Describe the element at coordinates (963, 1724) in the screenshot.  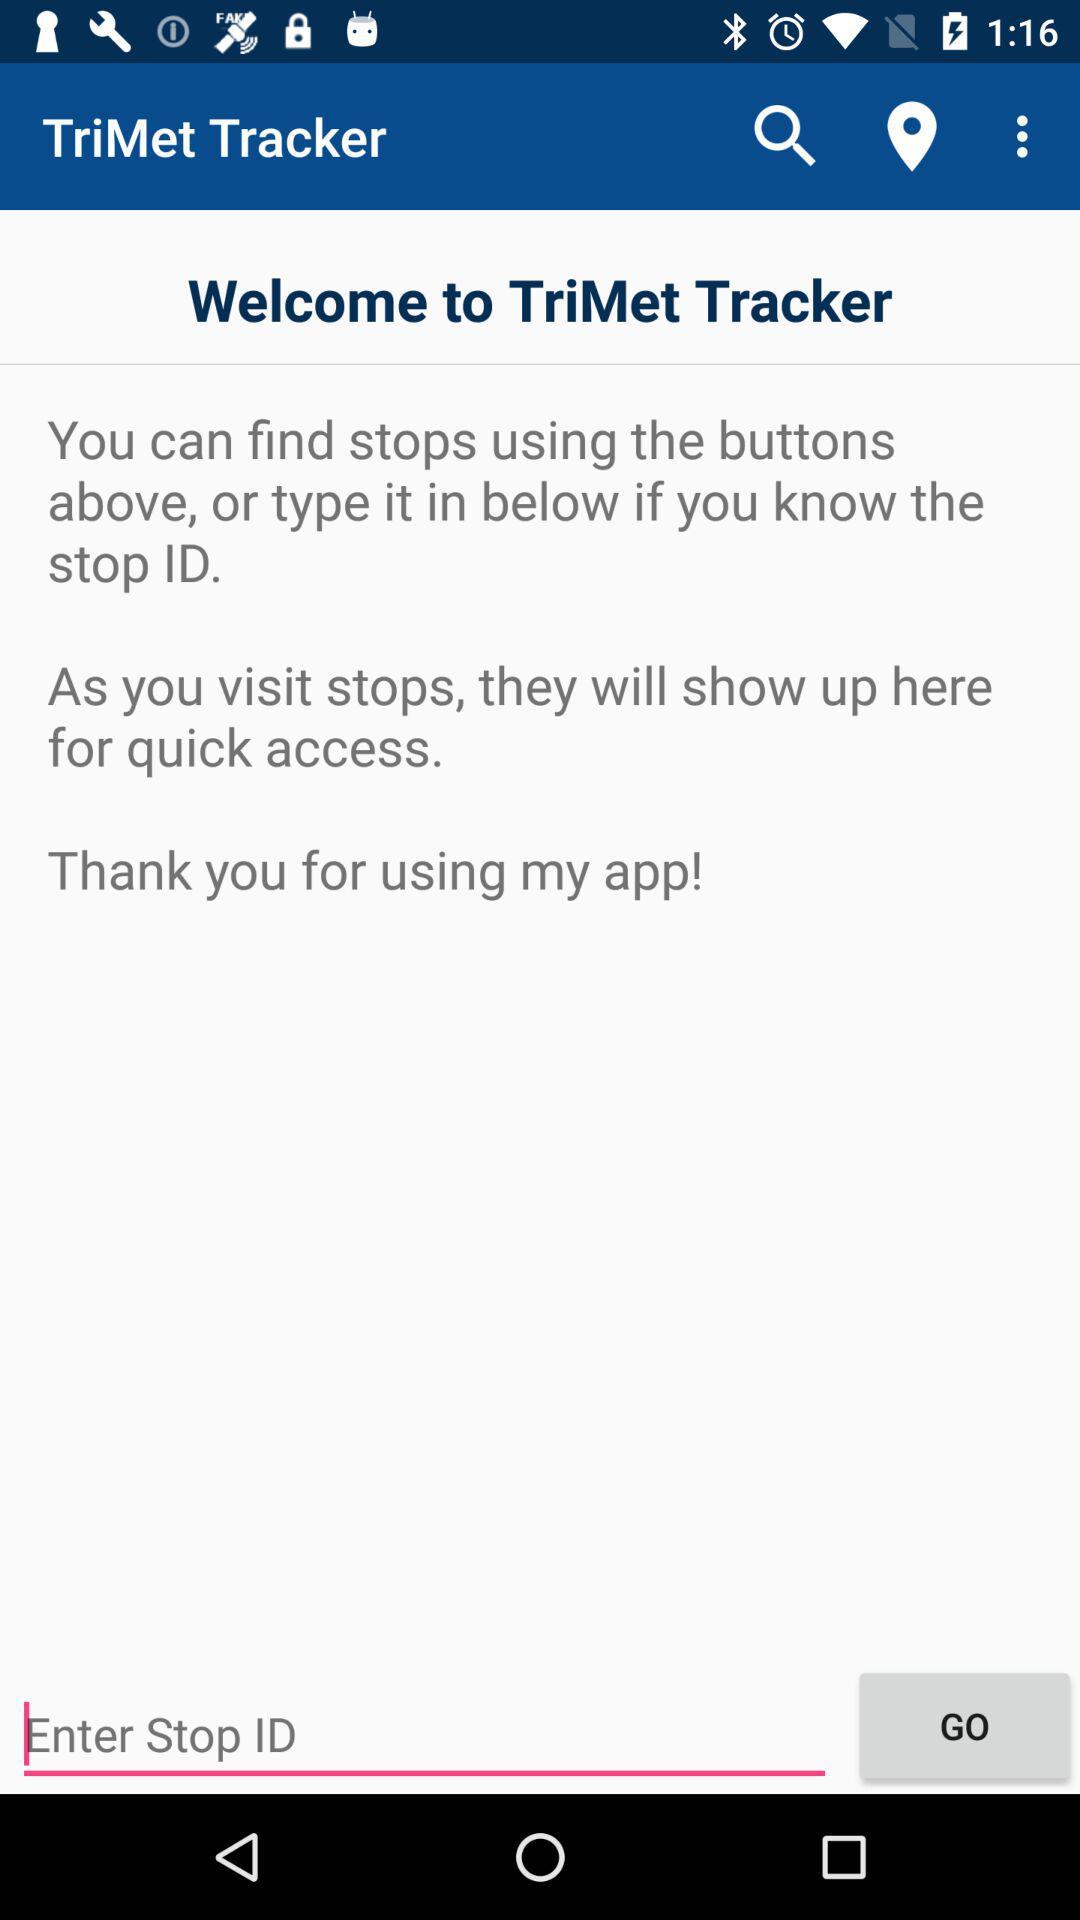
I see `go` at that location.